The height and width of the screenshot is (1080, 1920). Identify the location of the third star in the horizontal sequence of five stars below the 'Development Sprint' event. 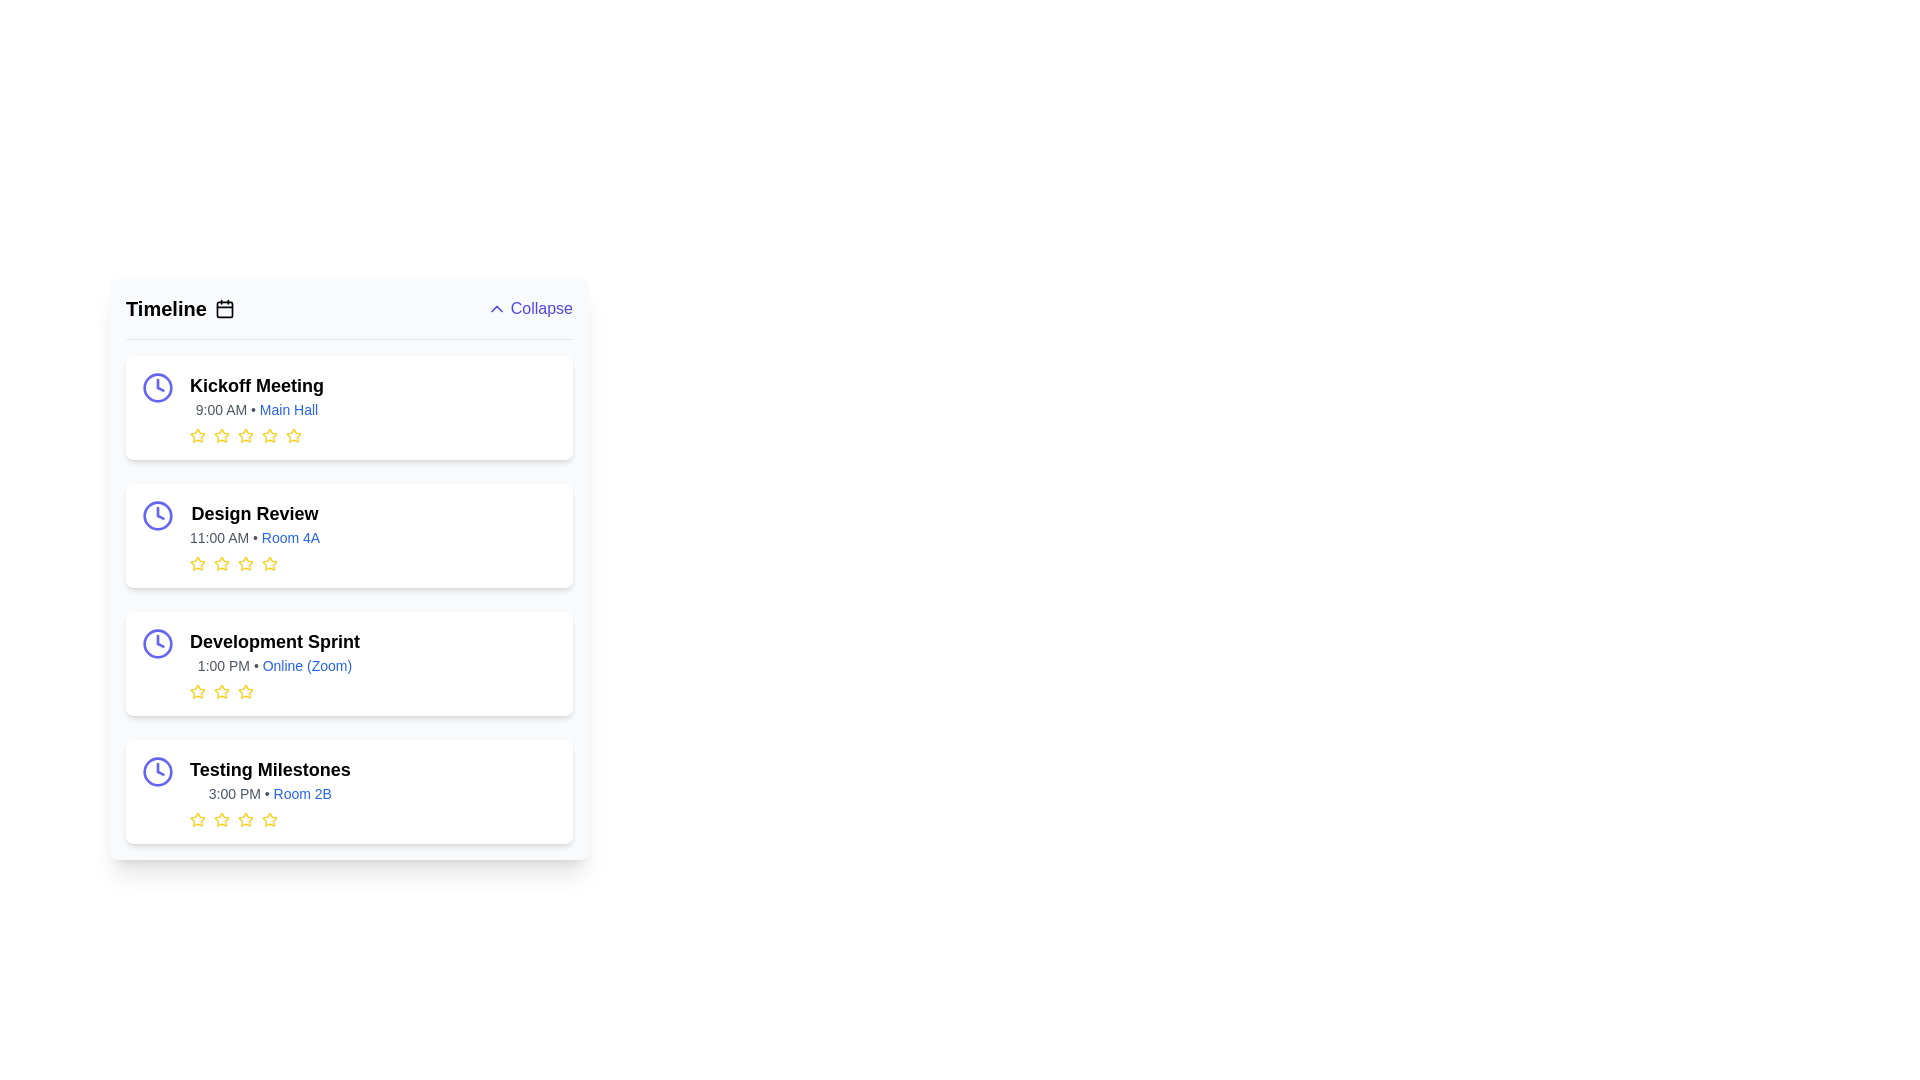
(221, 690).